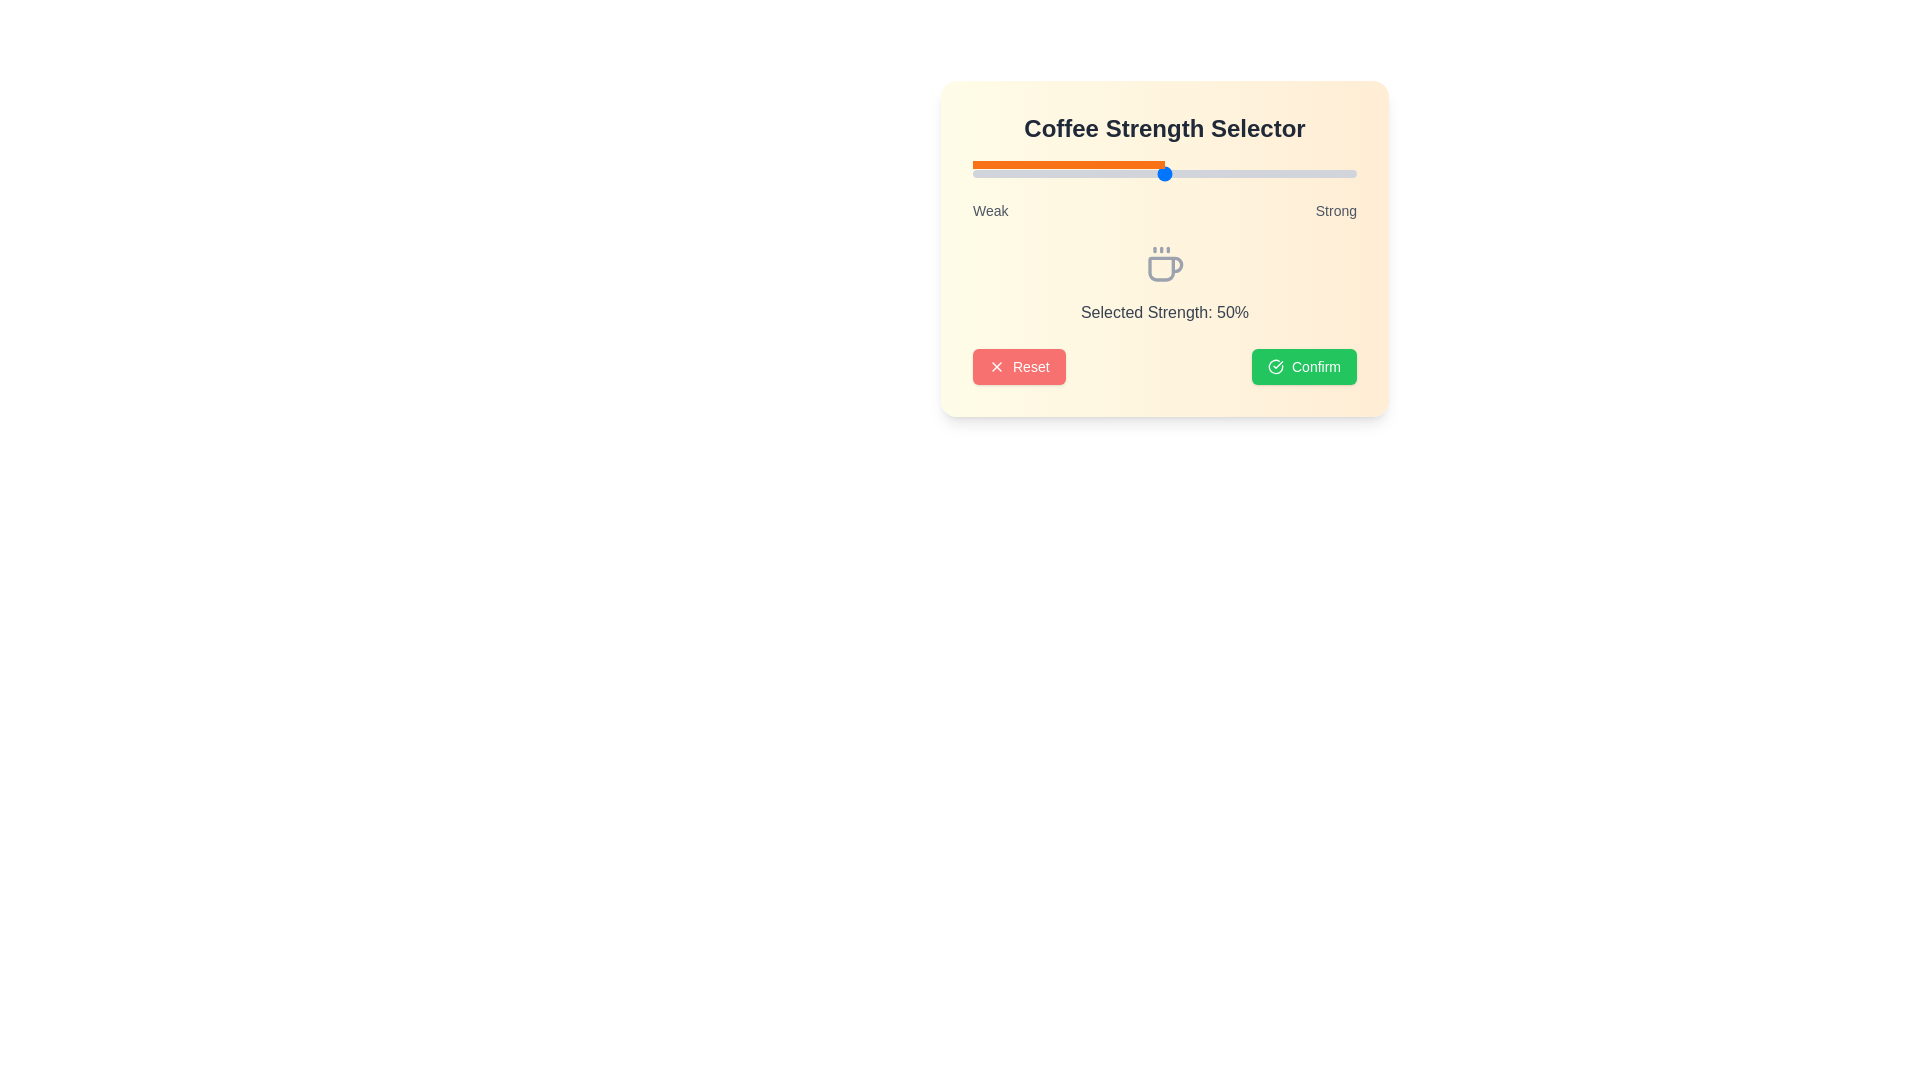  What do you see at coordinates (1138, 172) in the screenshot?
I see `the coffee strength` at bounding box center [1138, 172].